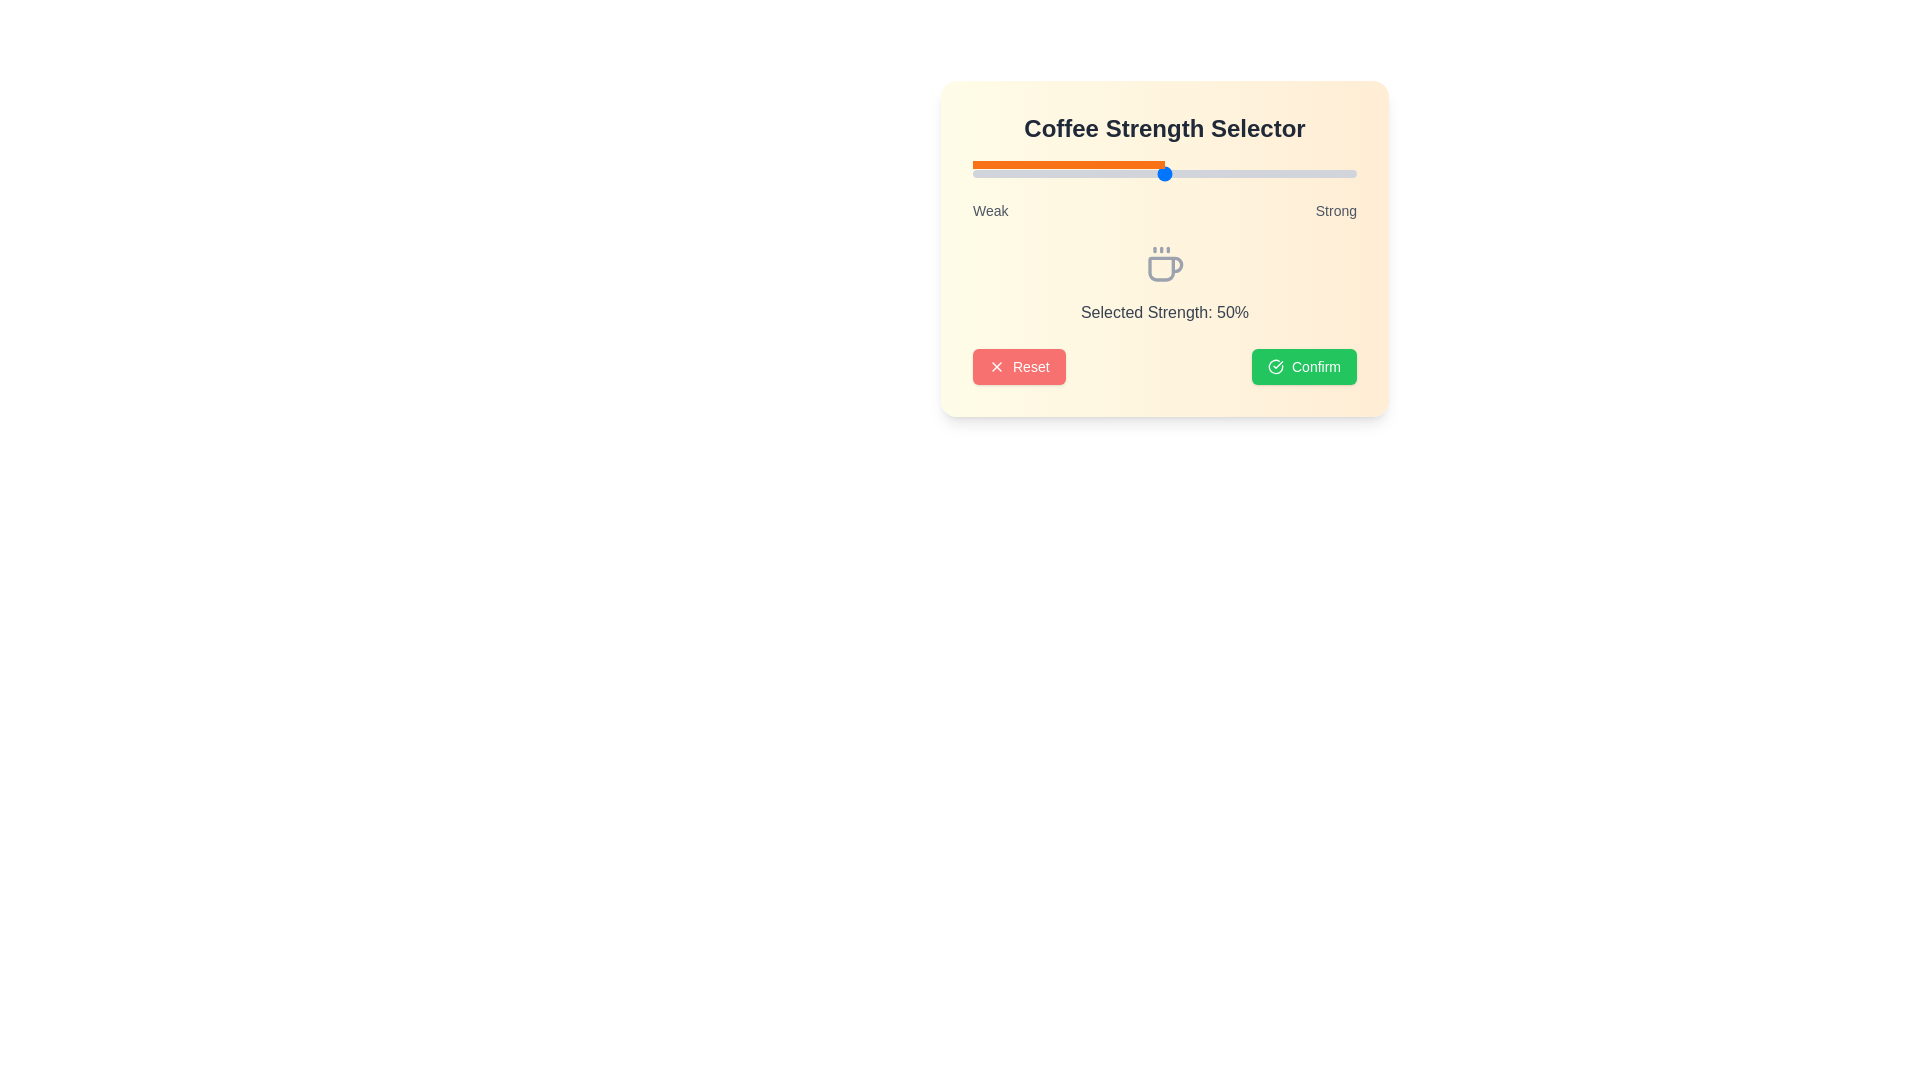  What do you see at coordinates (1138, 172) in the screenshot?
I see `the coffee strength` at bounding box center [1138, 172].